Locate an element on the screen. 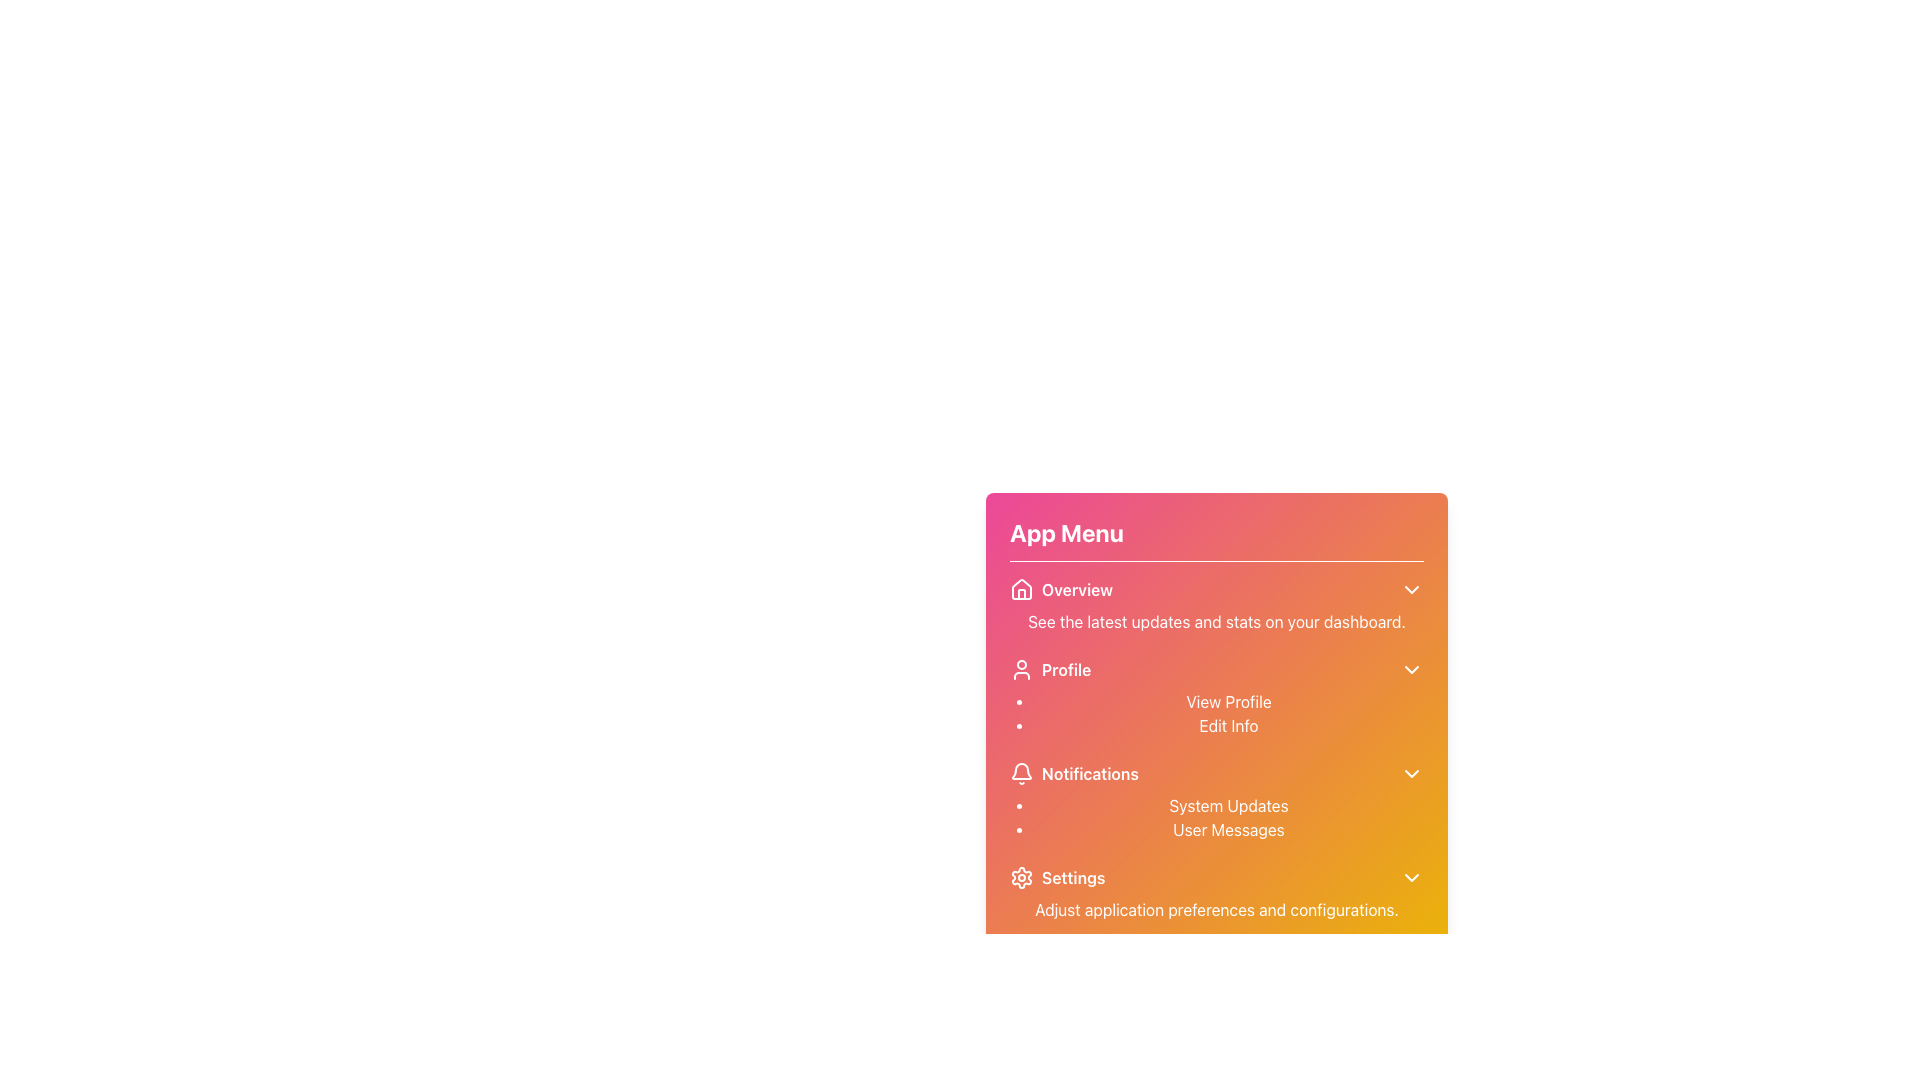 The width and height of the screenshot is (1920, 1080). the 'Overview' navigation menu item located in the sidebar menu, directly below the header 'App Menu', for keyboard navigation is located at coordinates (1060, 589).